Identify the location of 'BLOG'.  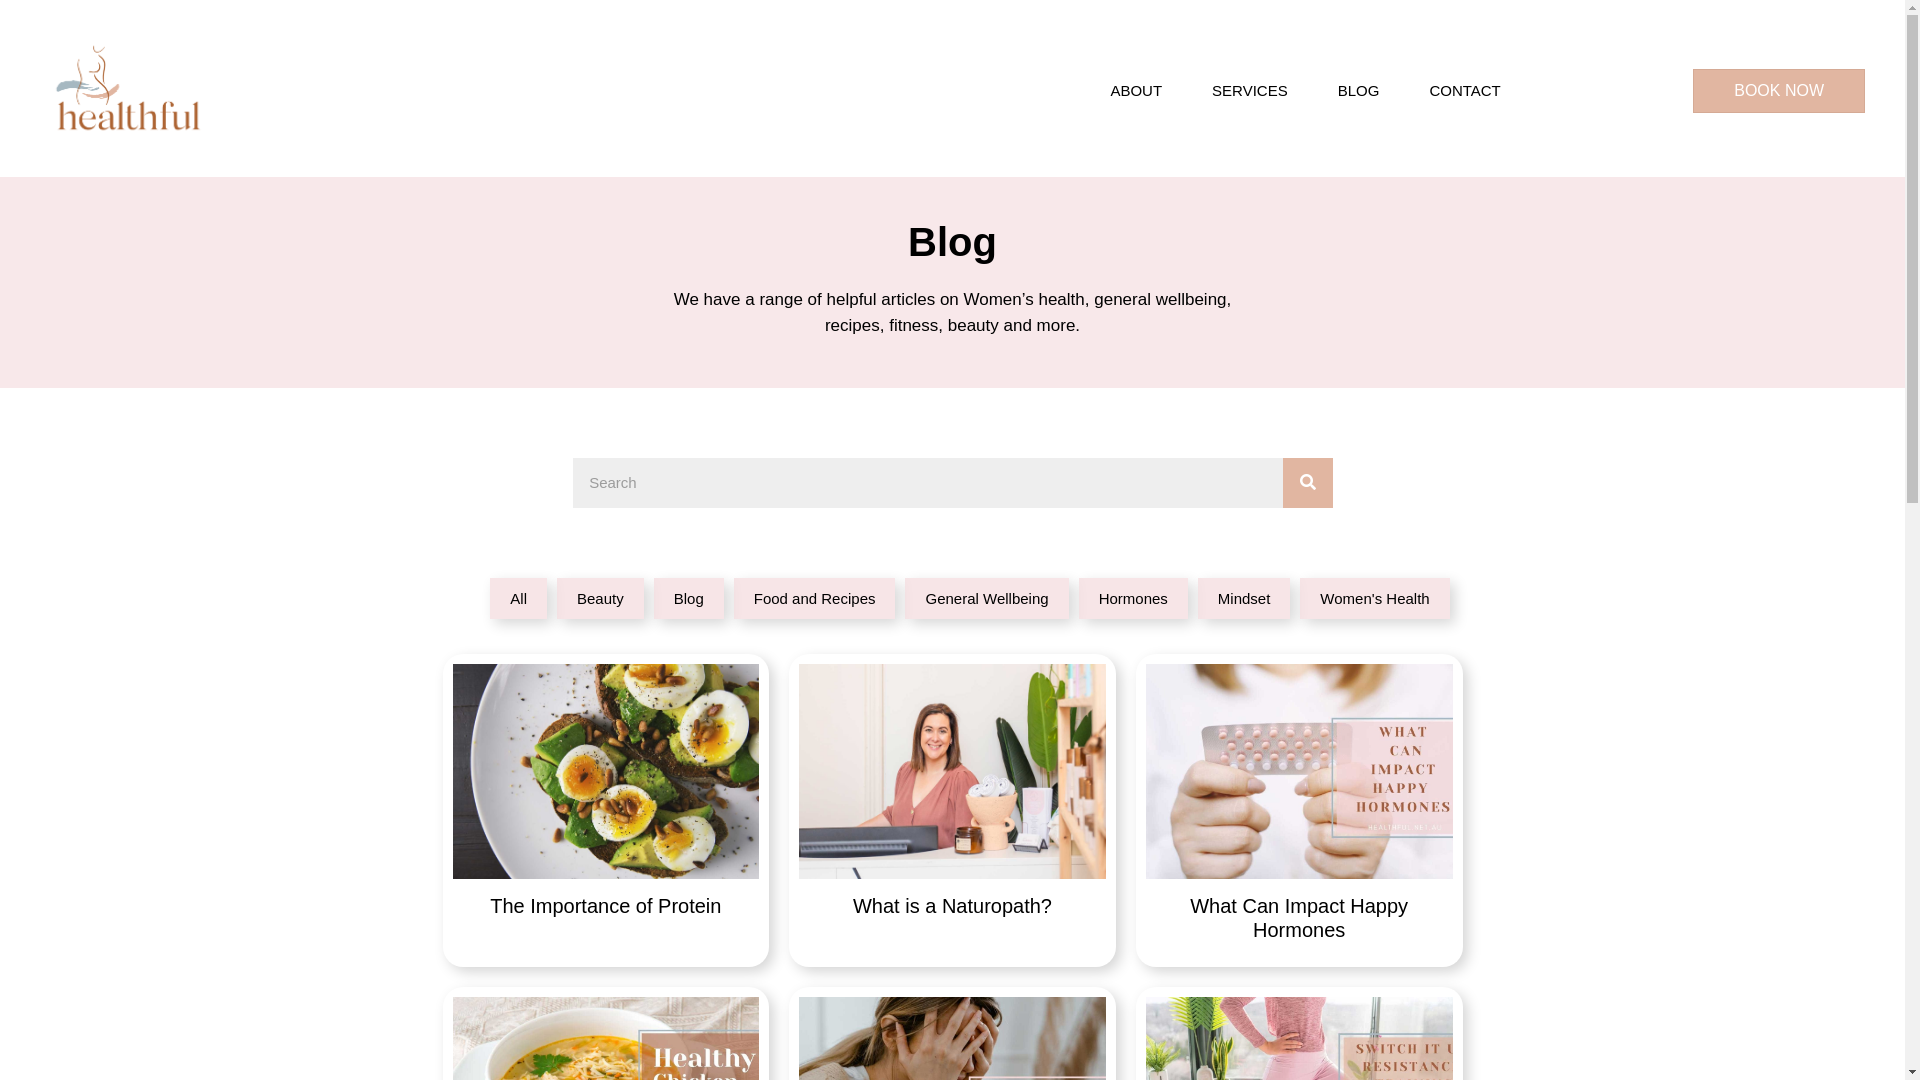
(1318, 91).